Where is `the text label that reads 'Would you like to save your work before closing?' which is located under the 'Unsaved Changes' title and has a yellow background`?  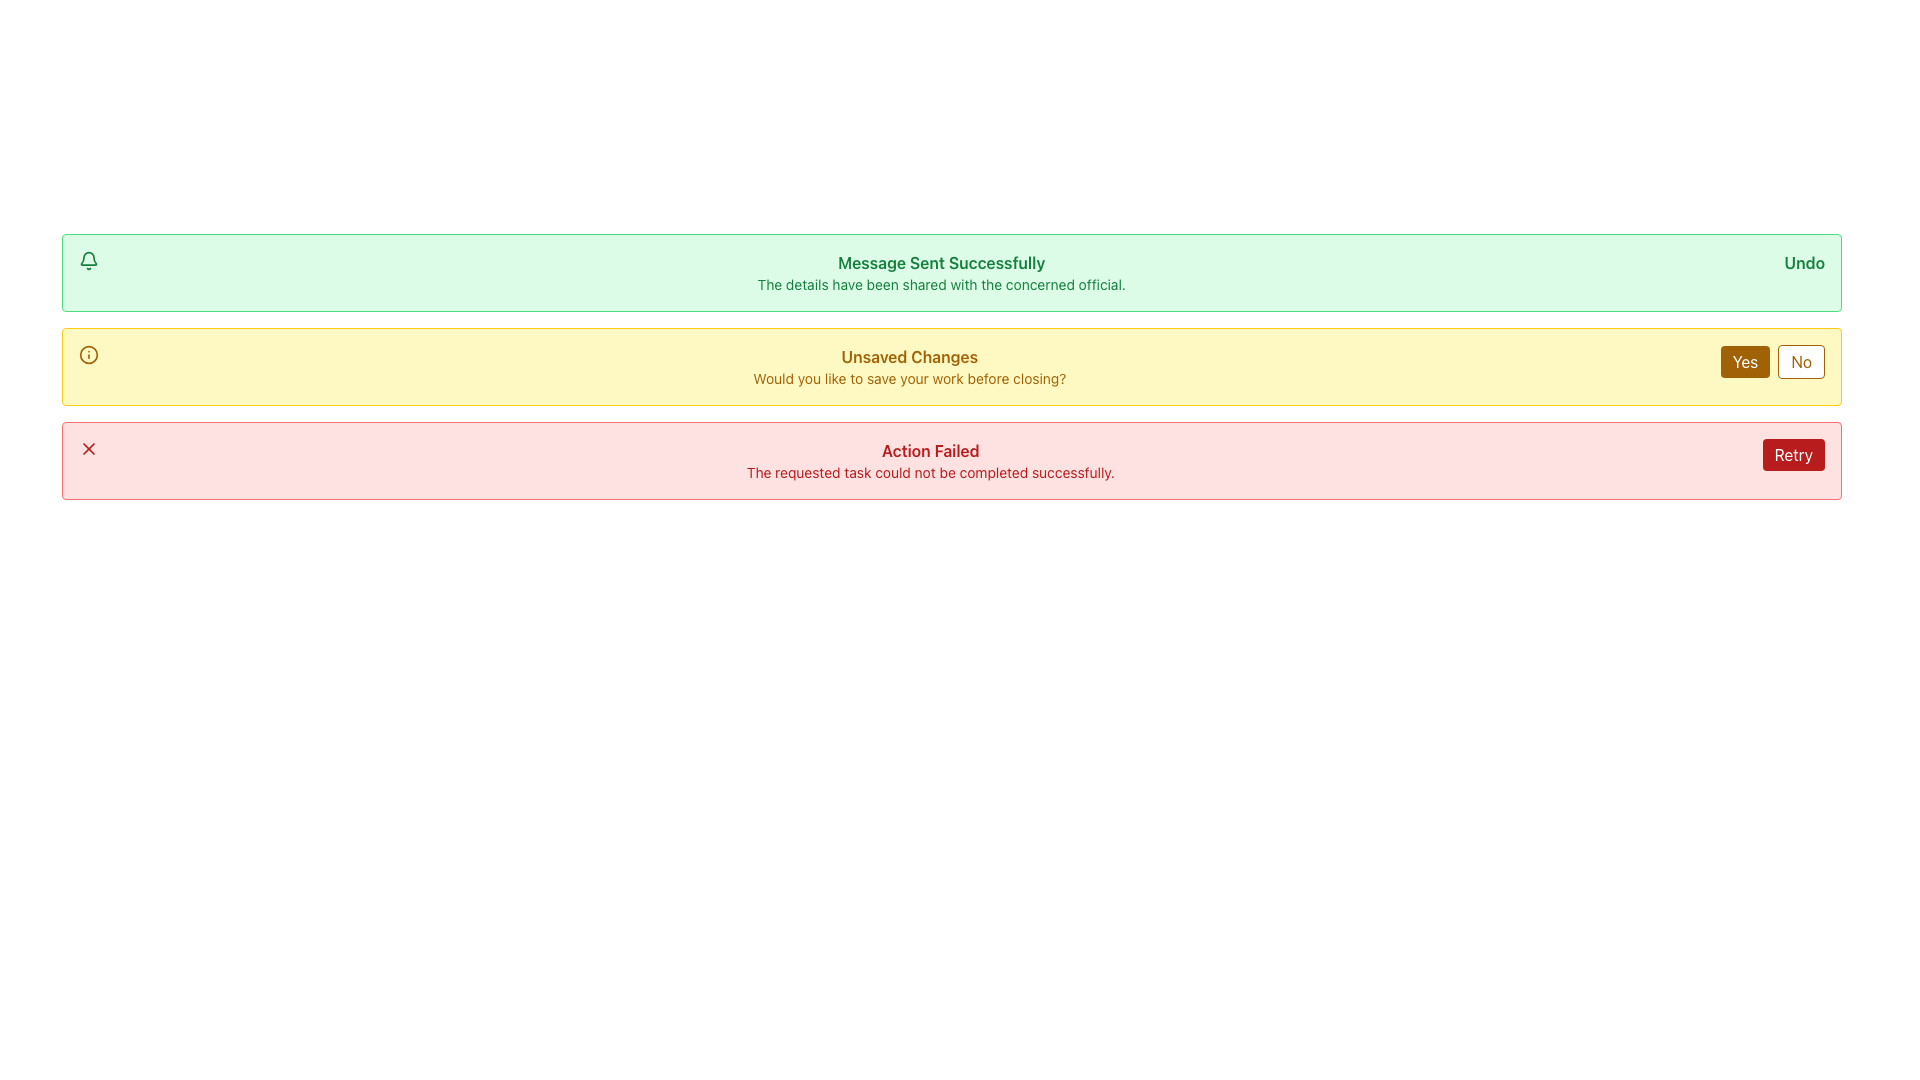 the text label that reads 'Would you like to save your work before closing?' which is located under the 'Unsaved Changes' title and has a yellow background is located at coordinates (908, 378).